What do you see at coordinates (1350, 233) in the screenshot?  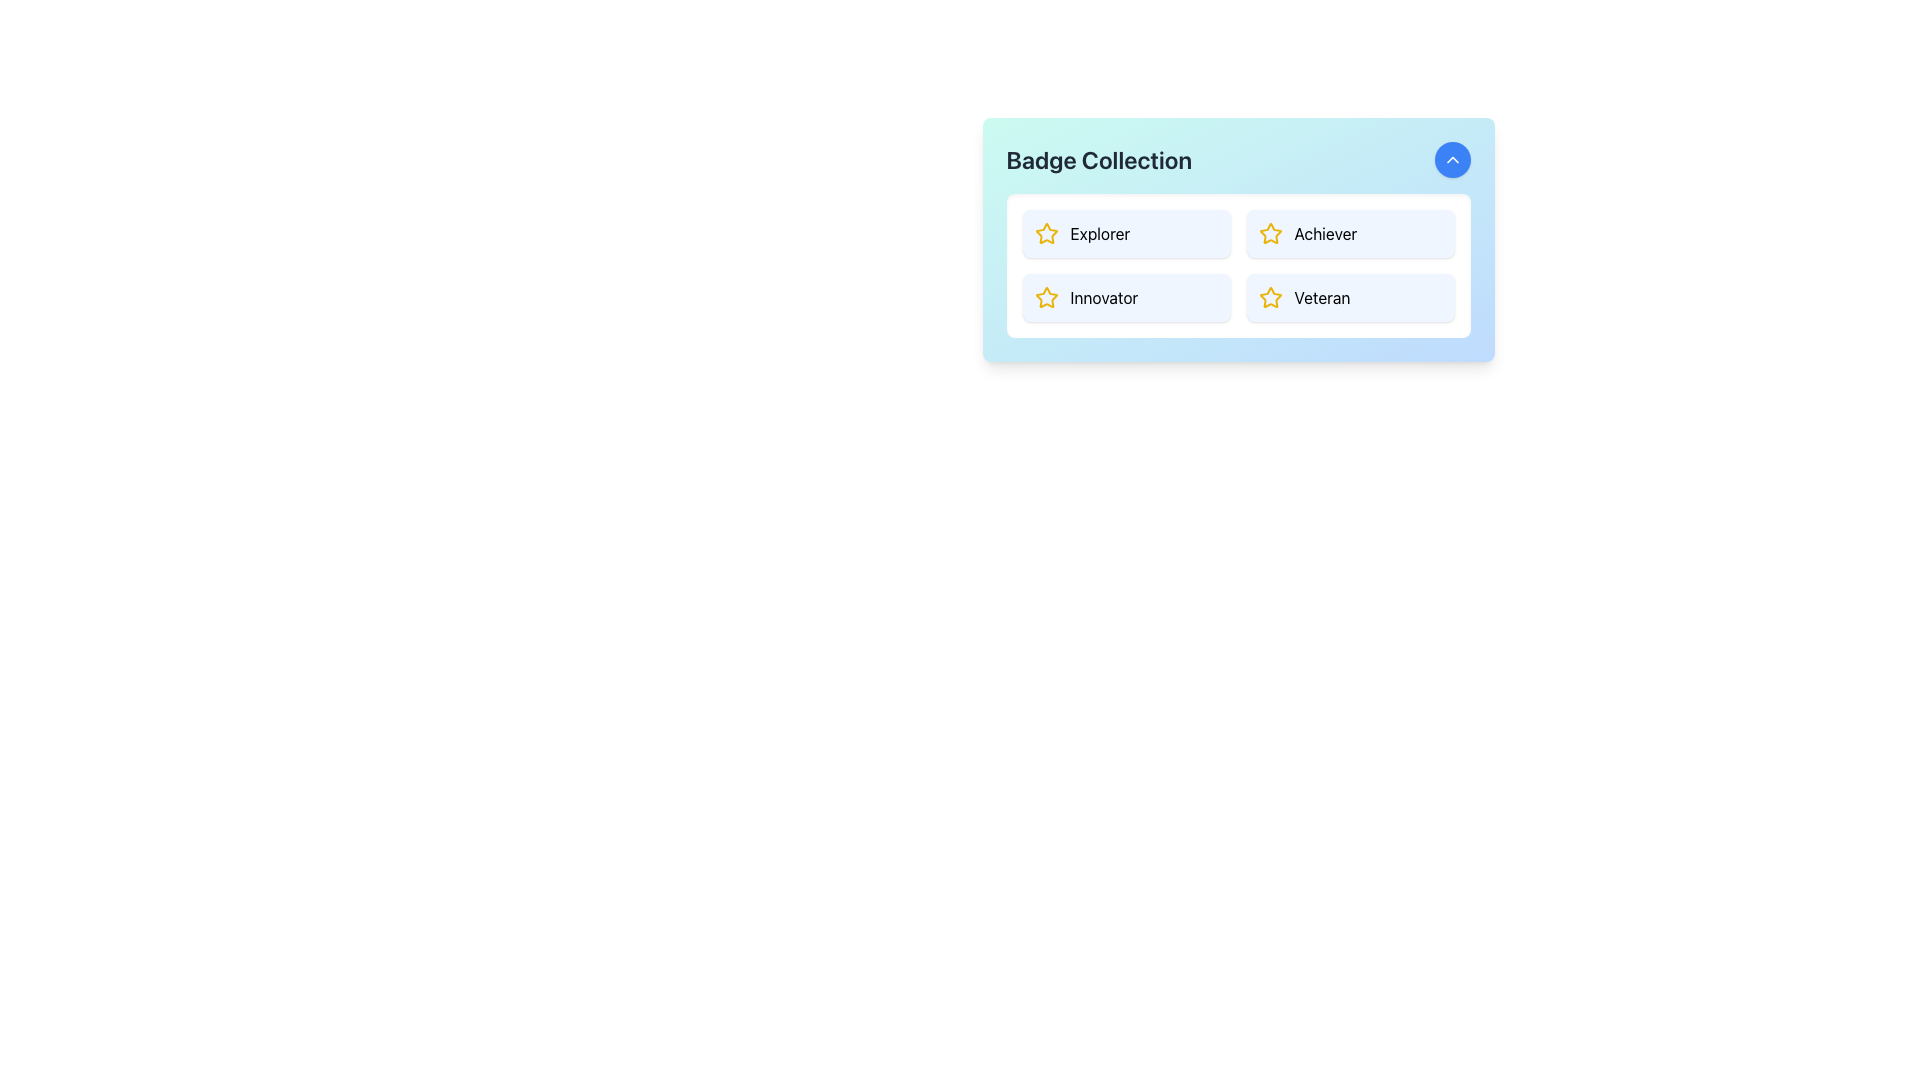 I see `the List Item Button labeled 'Achiever', which features a blue background and a yellow star icon, located in the 'Badge Collection' section` at bounding box center [1350, 233].